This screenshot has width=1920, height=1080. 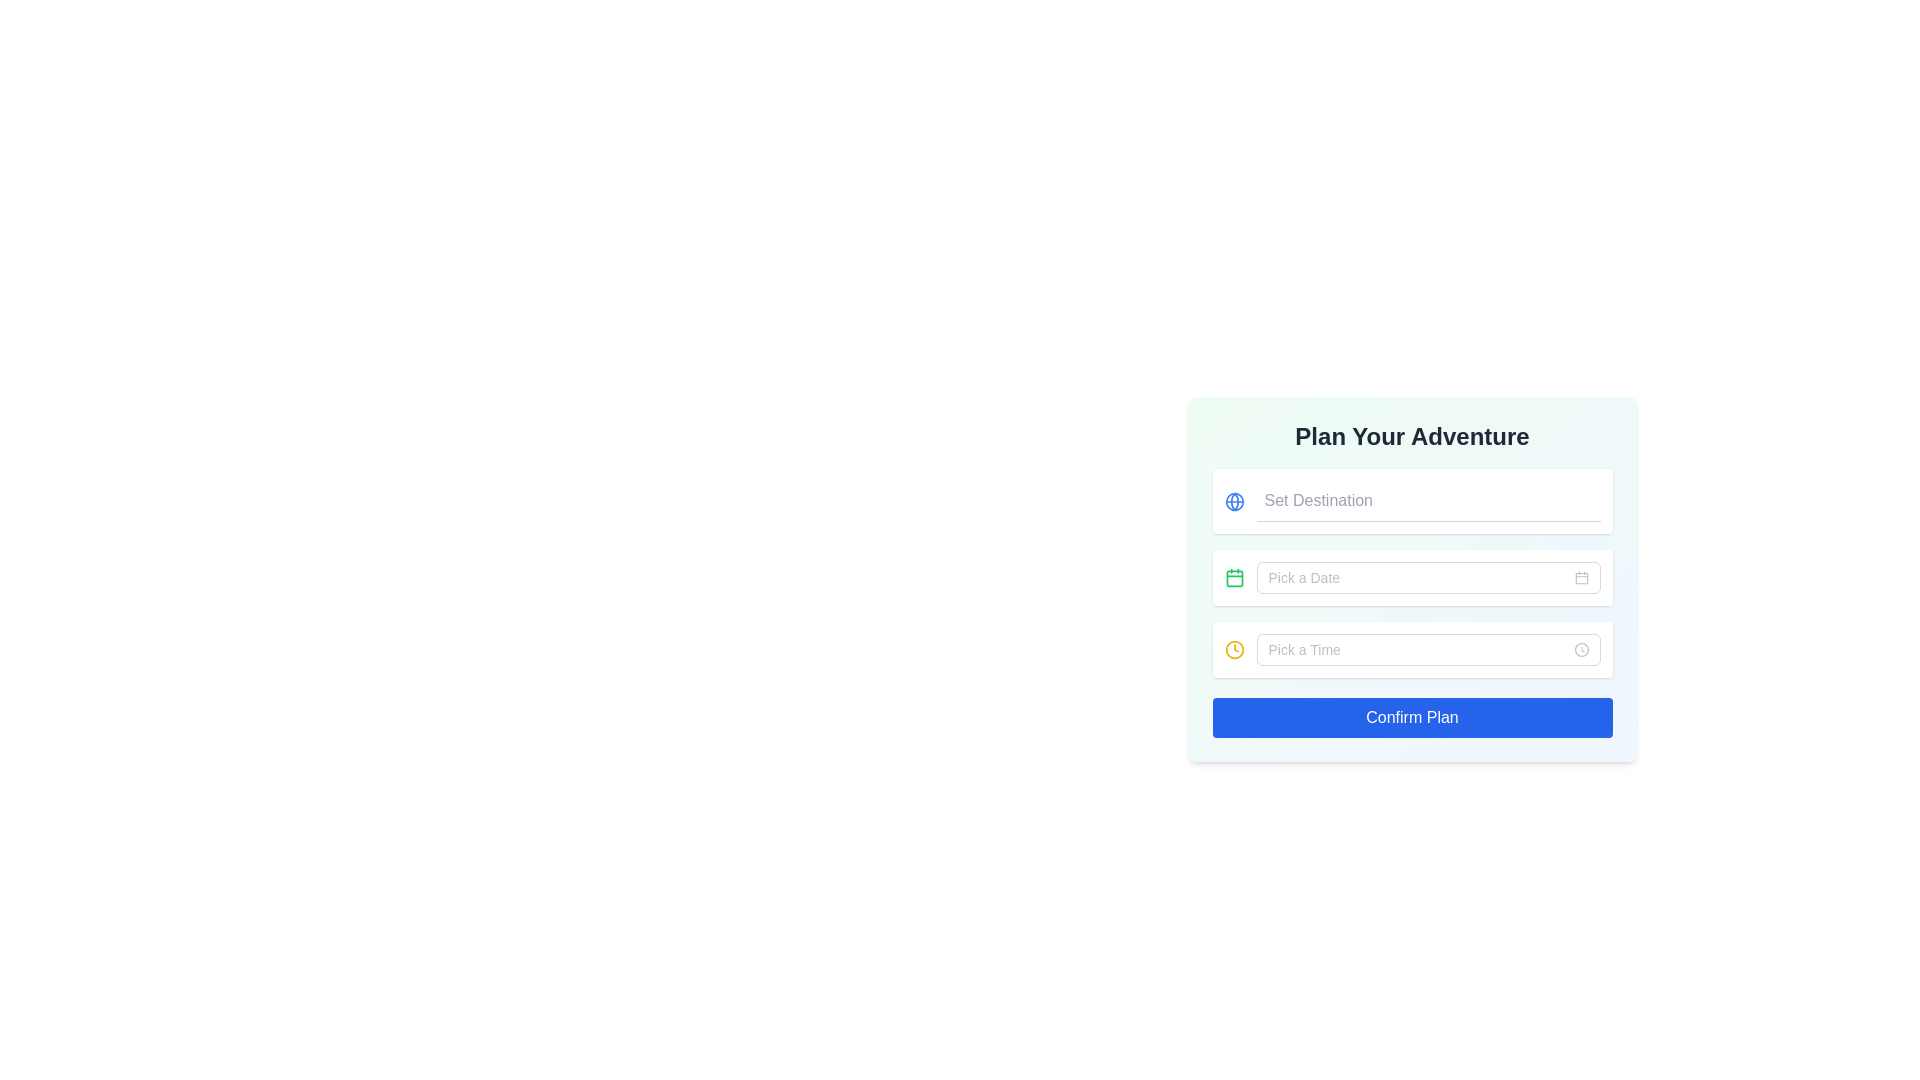 I want to click on the calendar icon with a green outline located to the left of the 'Pick a Date' text field in the 'Plan Your Adventure' panel, so click(x=1233, y=578).